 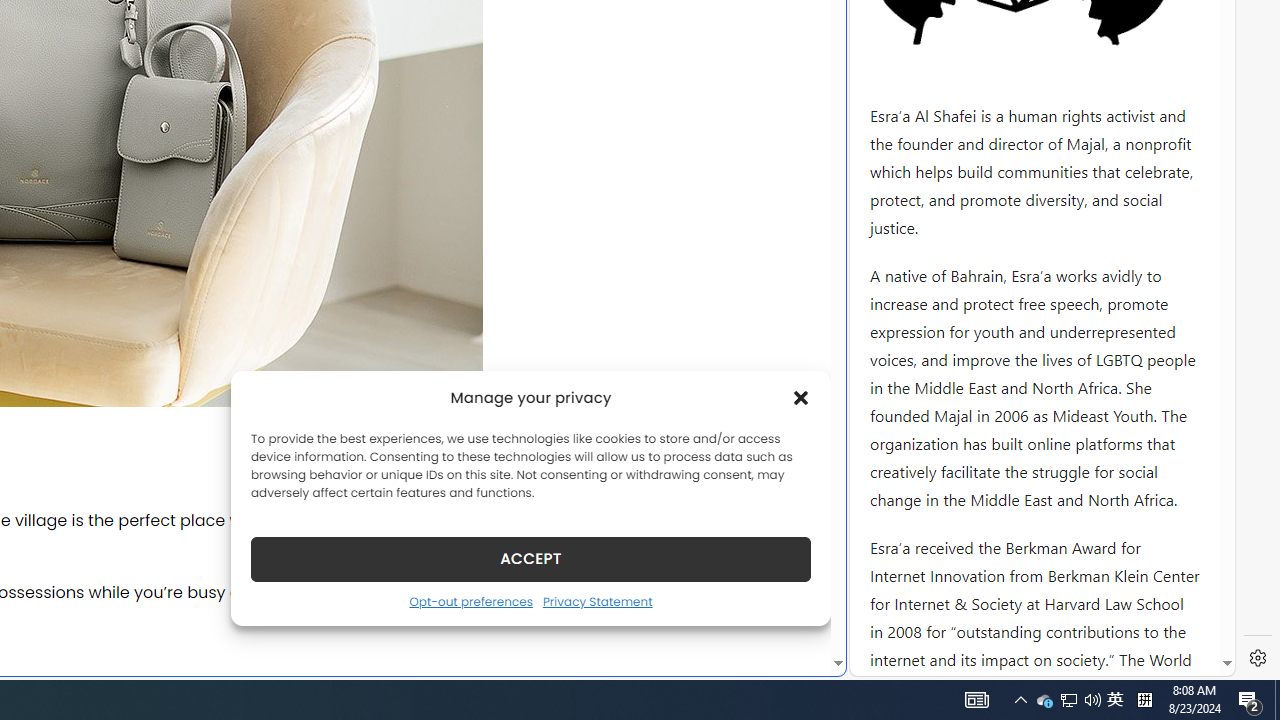 What do you see at coordinates (596, 600) in the screenshot?
I see `'Privacy Statement'` at bounding box center [596, 600].